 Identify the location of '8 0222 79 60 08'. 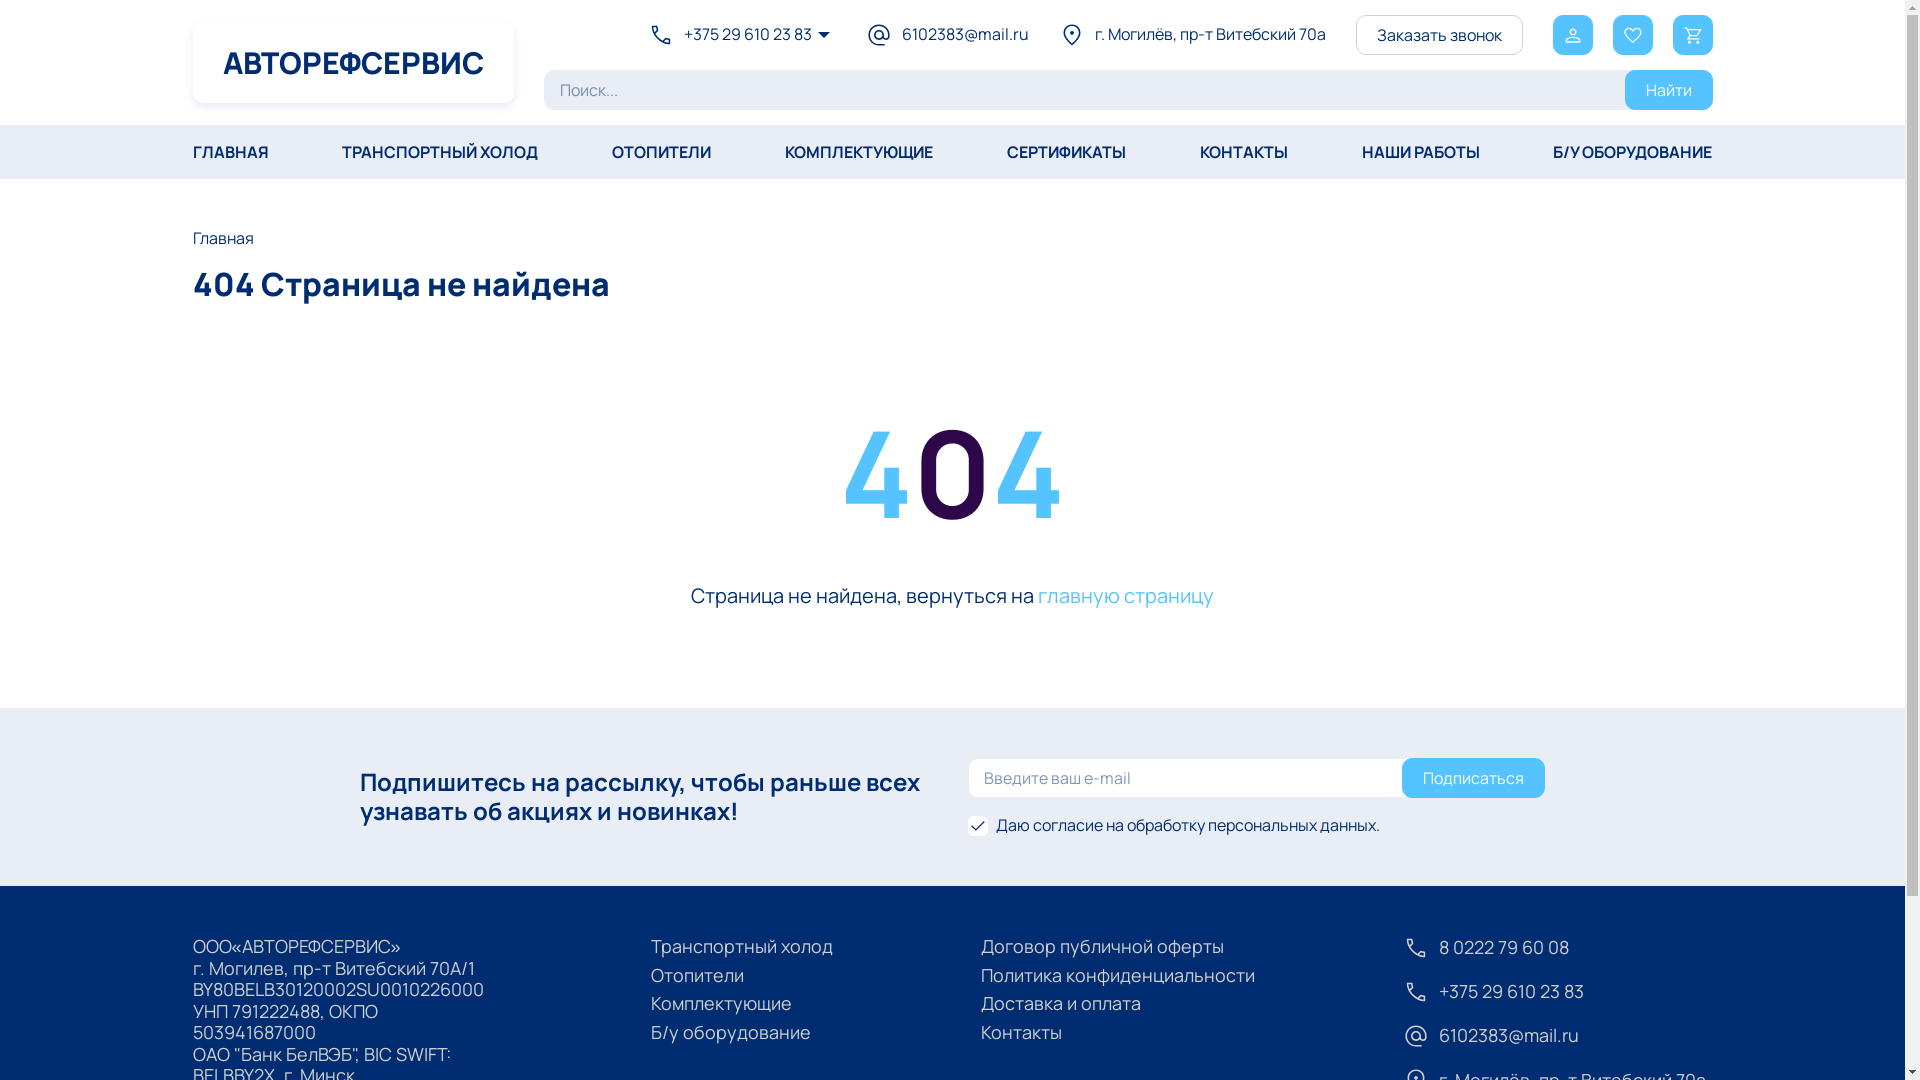
(1555, 947).